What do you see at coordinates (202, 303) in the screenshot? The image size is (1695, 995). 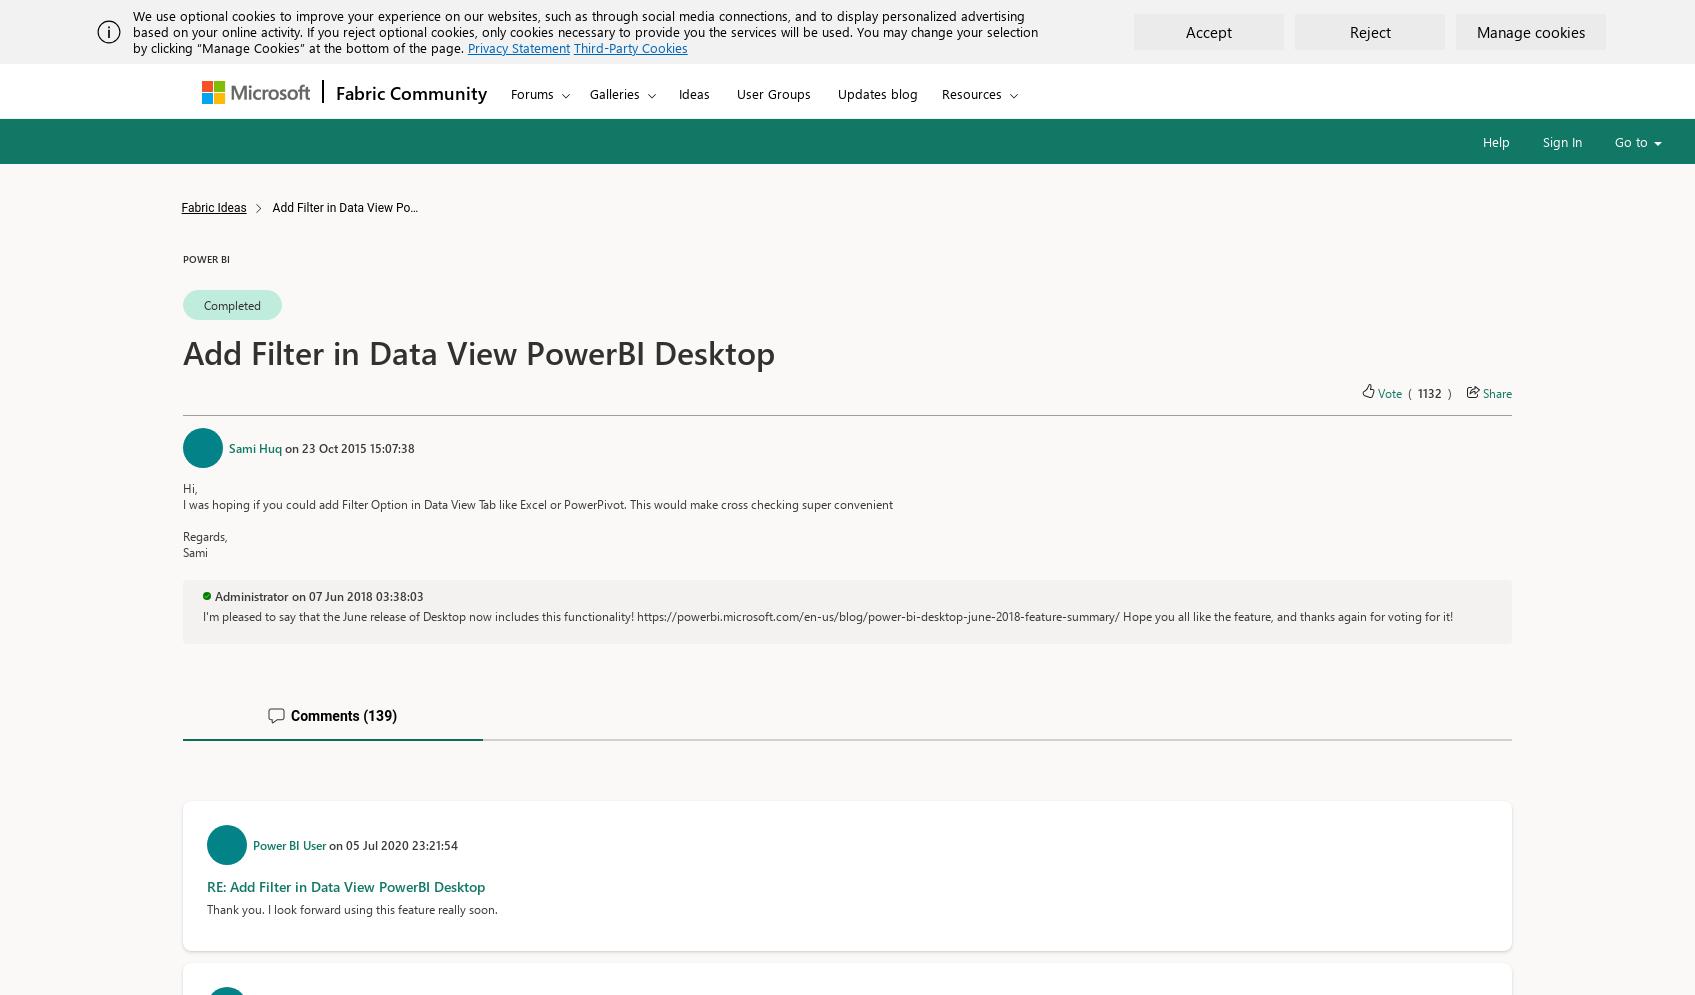 I see `'Completed'` at bounding box center [202, 303].